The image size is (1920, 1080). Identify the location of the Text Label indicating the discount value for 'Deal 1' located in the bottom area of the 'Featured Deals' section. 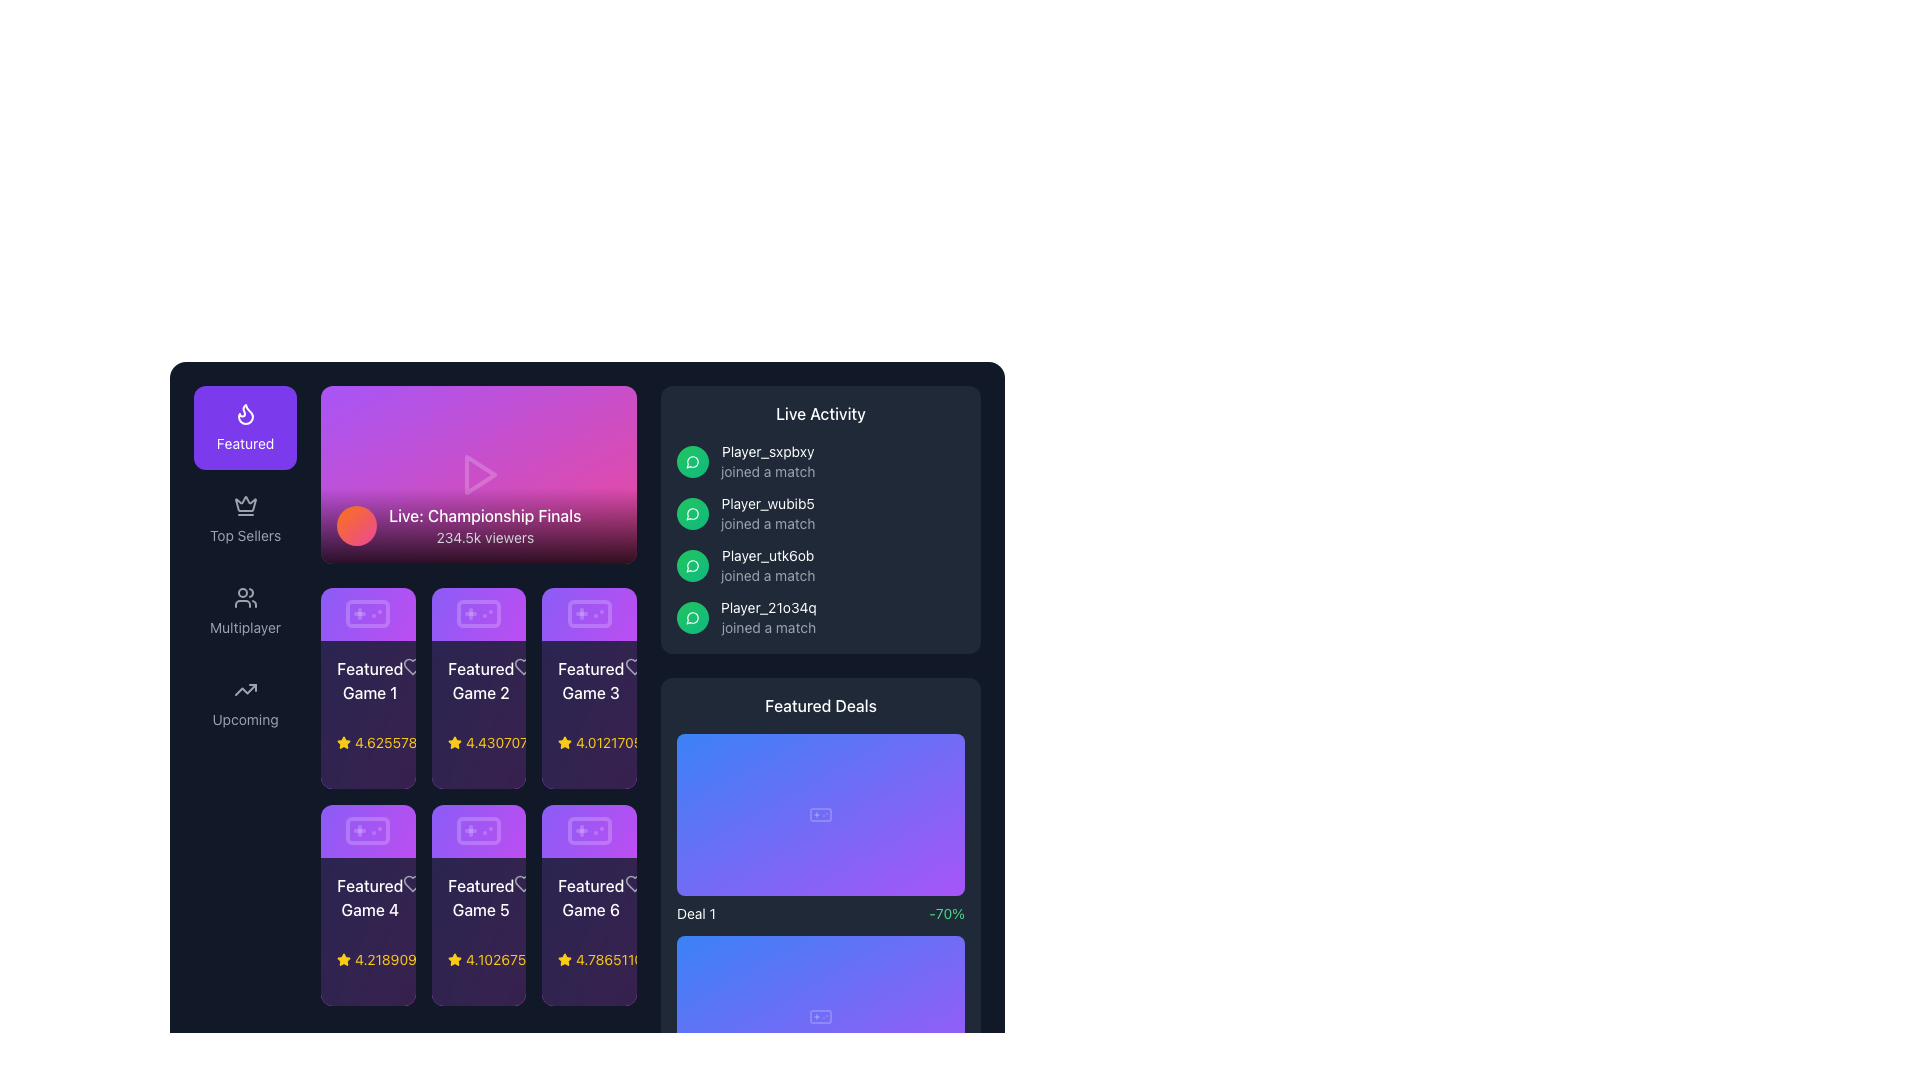
(946, 914).